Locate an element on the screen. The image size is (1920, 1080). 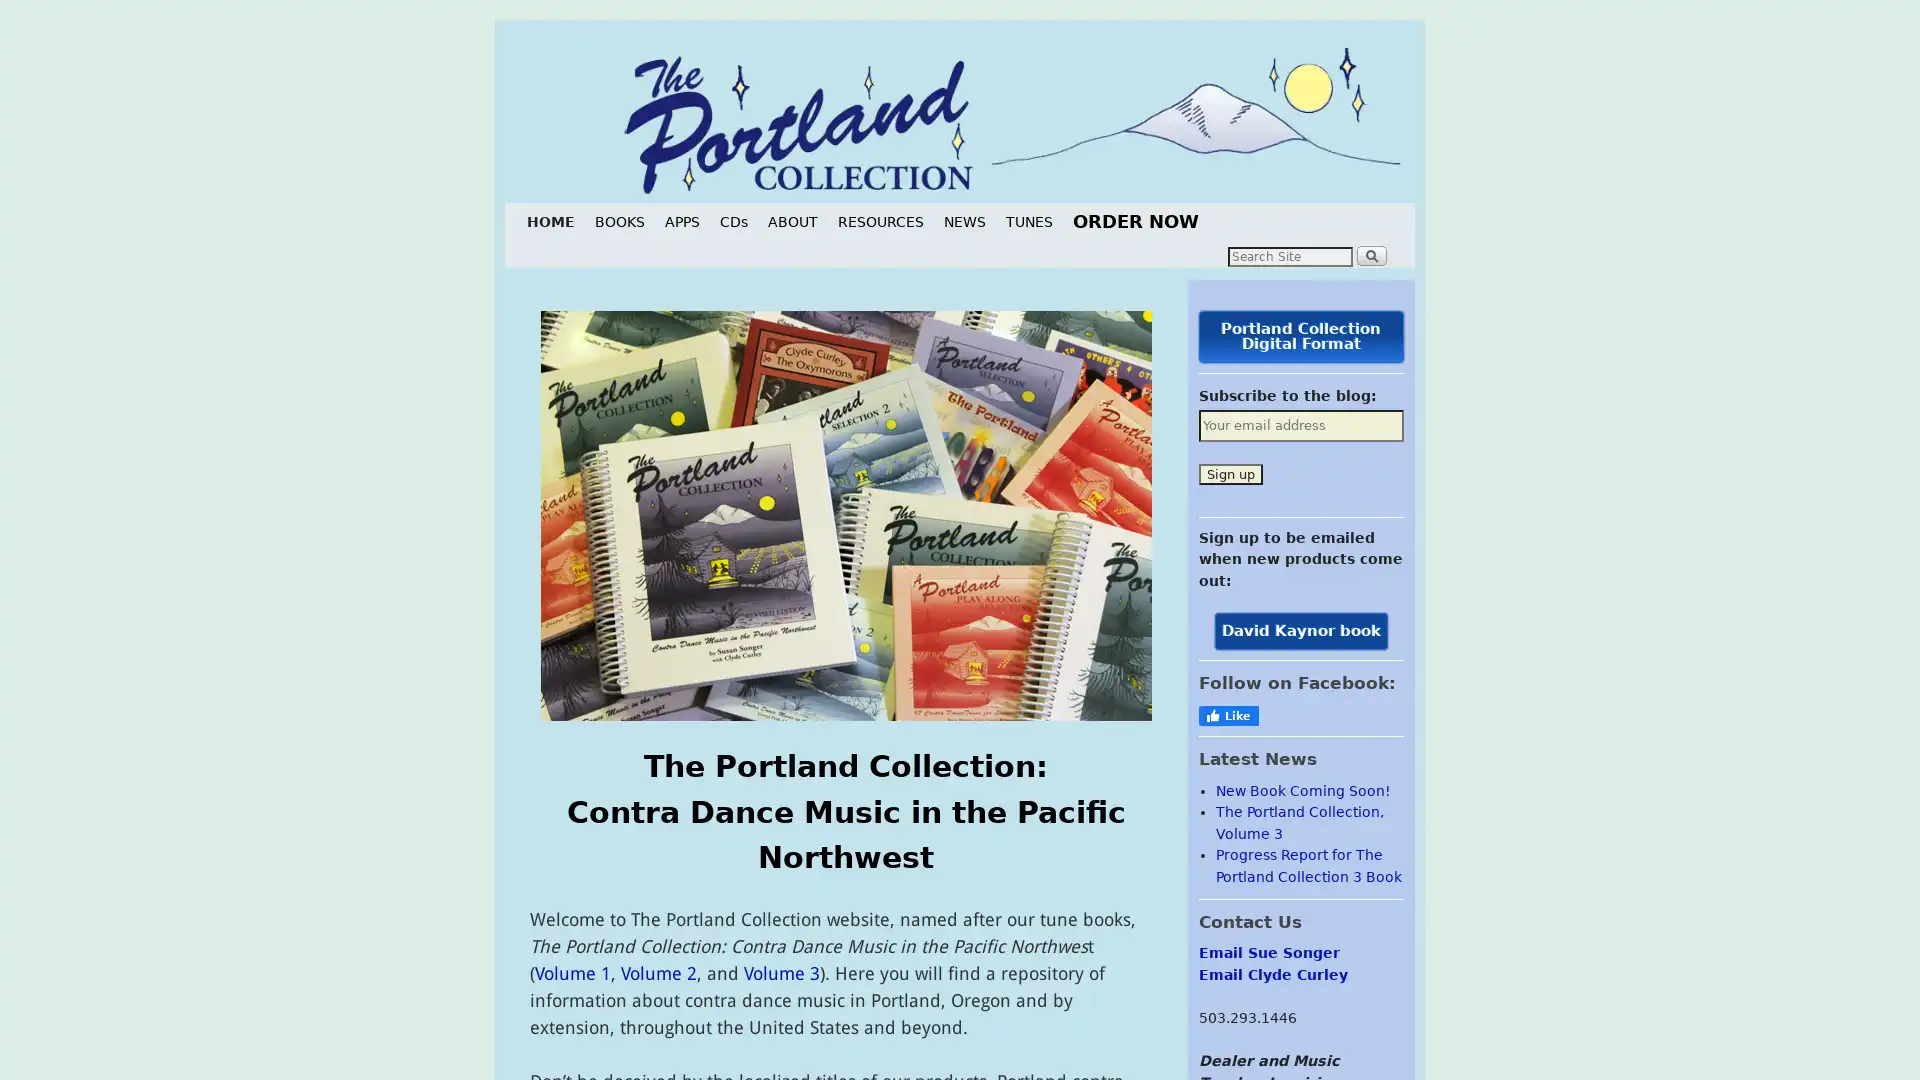
Sign up is located at coordinates (1228, 473).